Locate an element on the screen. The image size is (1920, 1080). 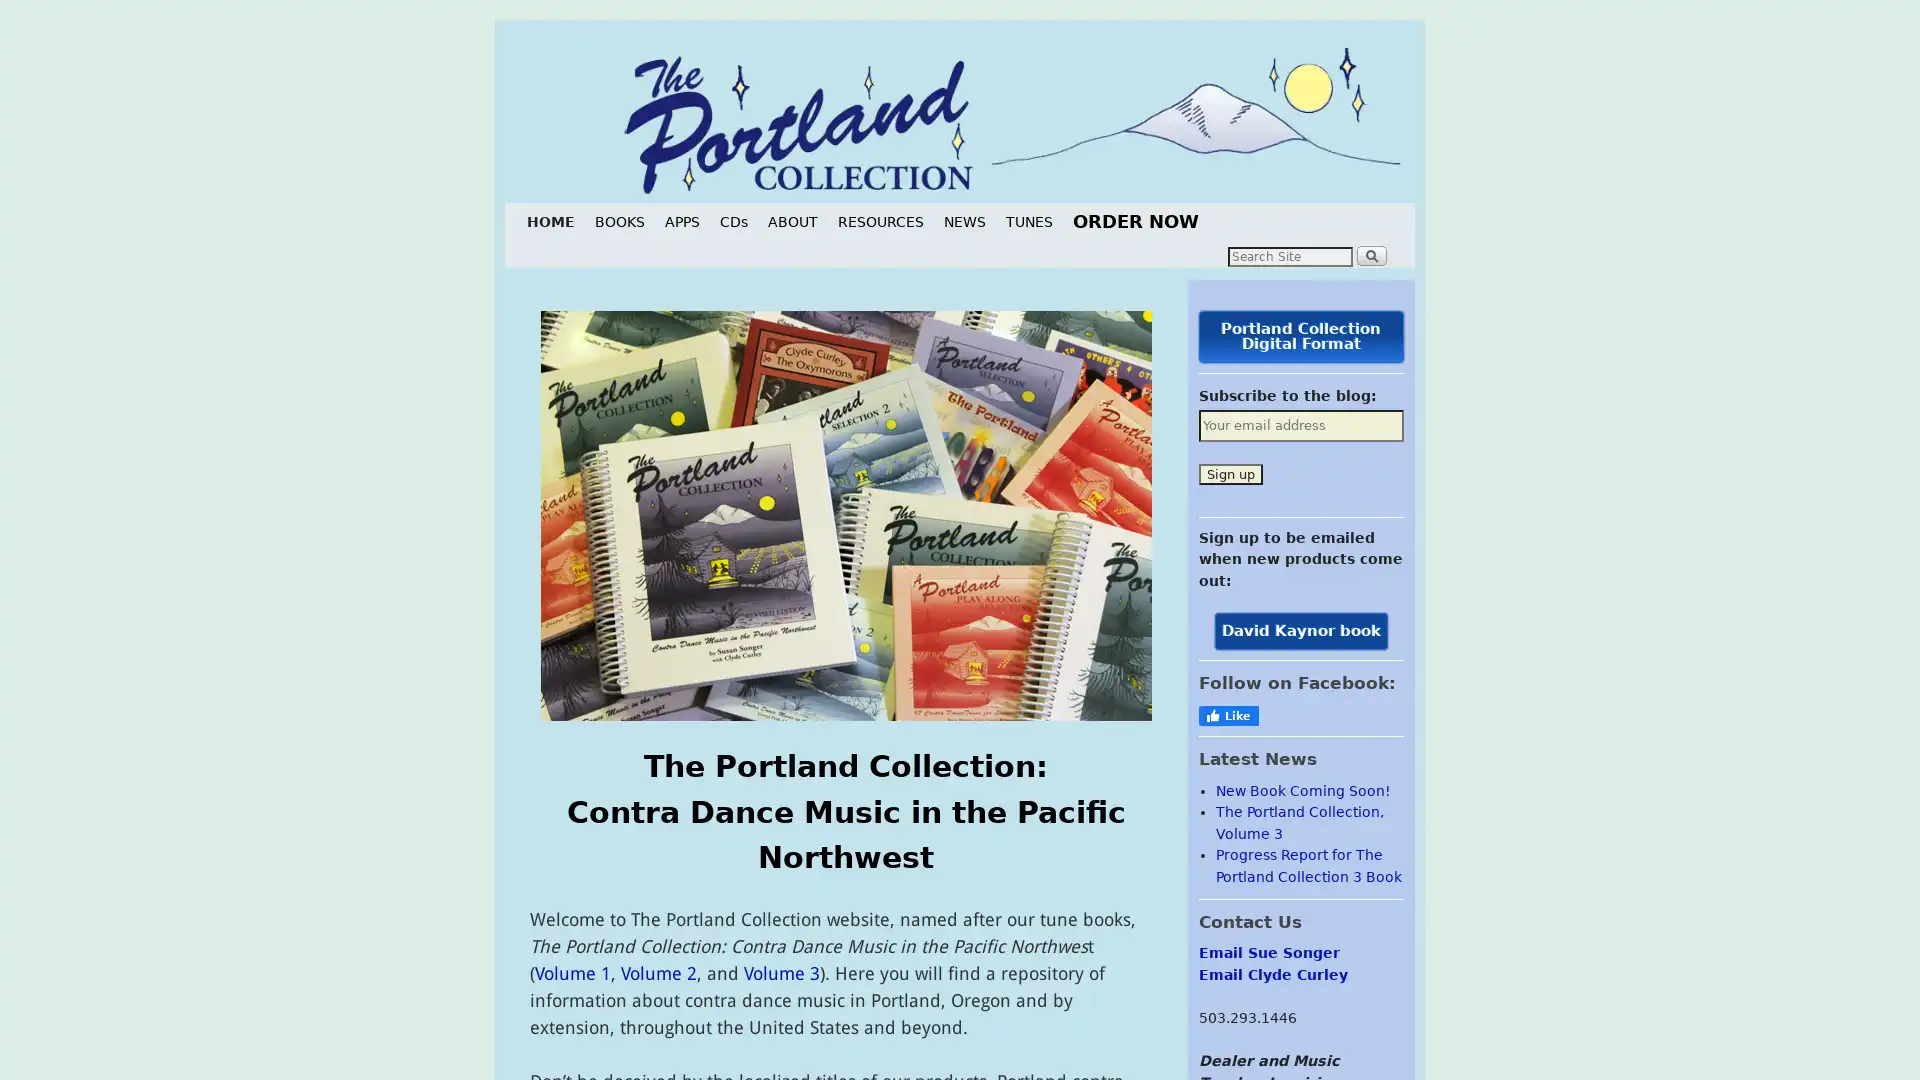
Sign up is located at coordinates (1228, 473).